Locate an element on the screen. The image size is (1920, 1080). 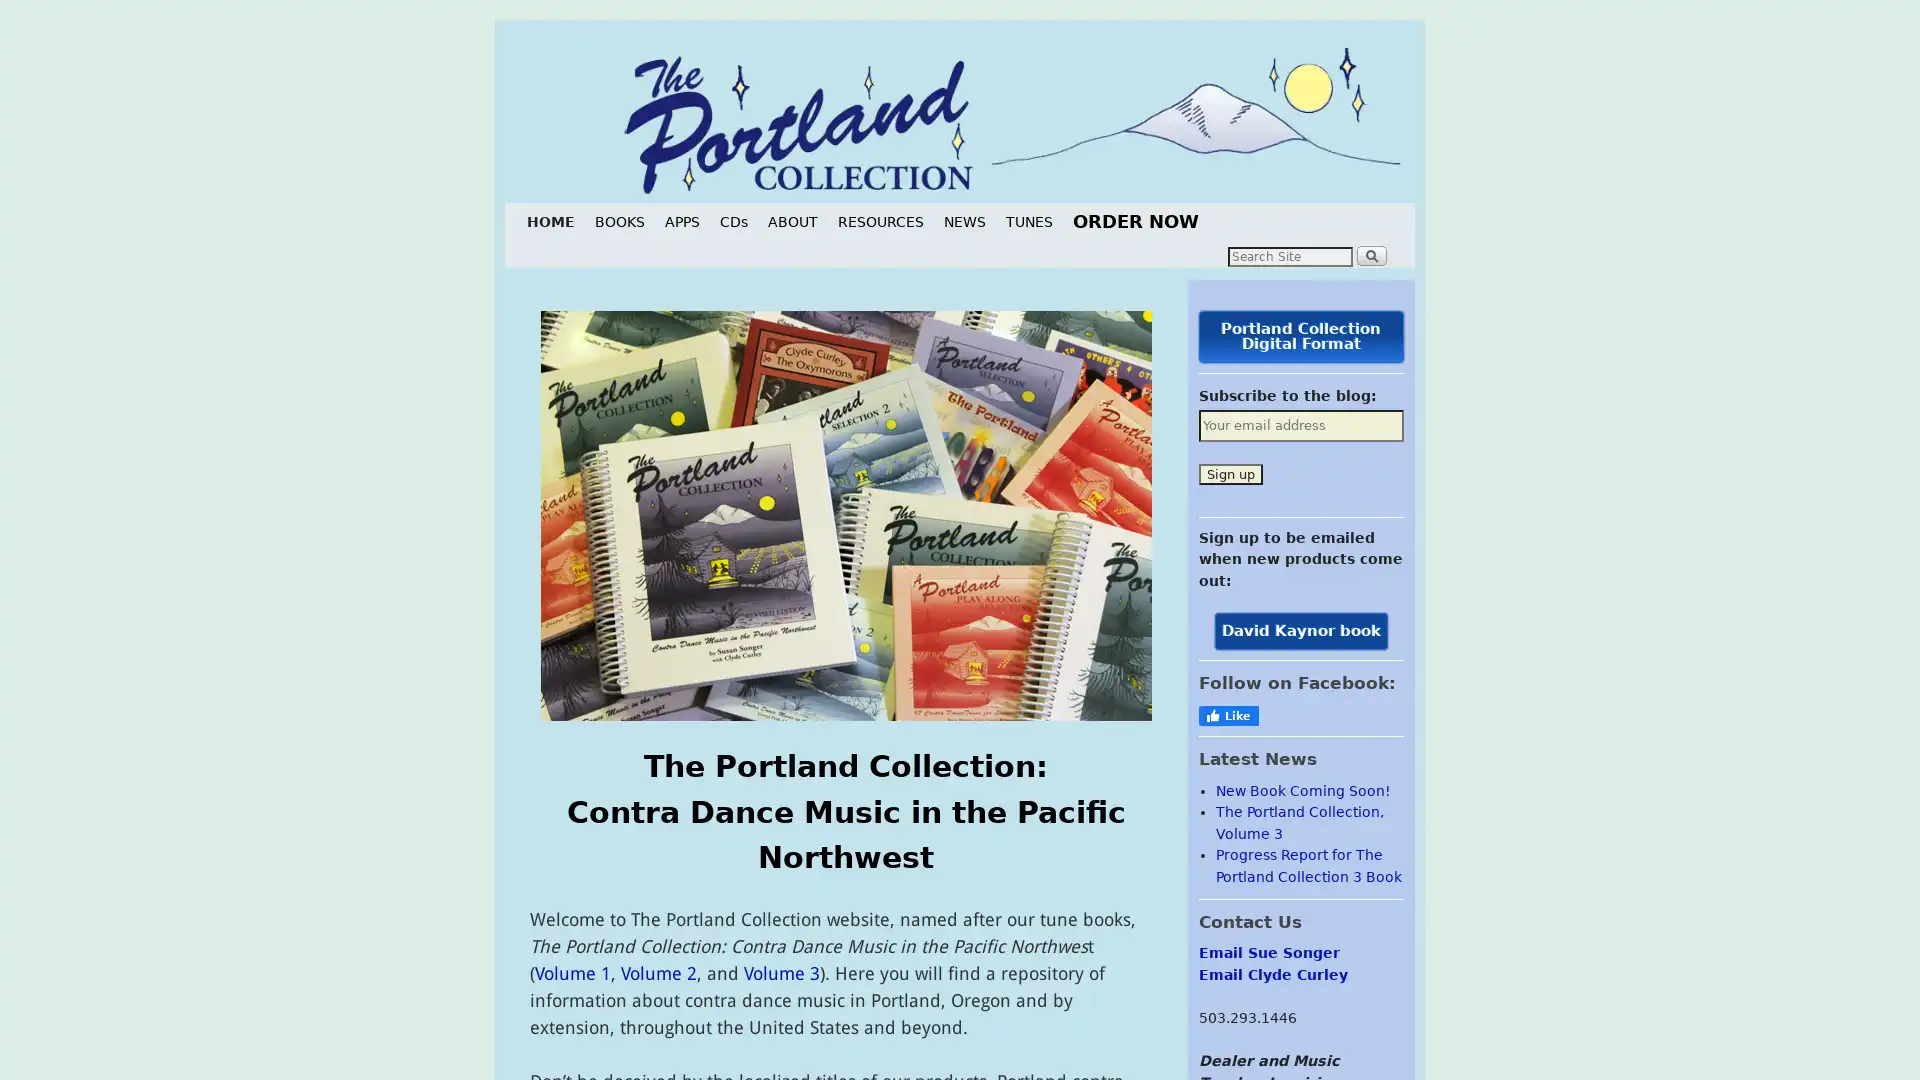
Sign up is located at coordinates (1228, 473).